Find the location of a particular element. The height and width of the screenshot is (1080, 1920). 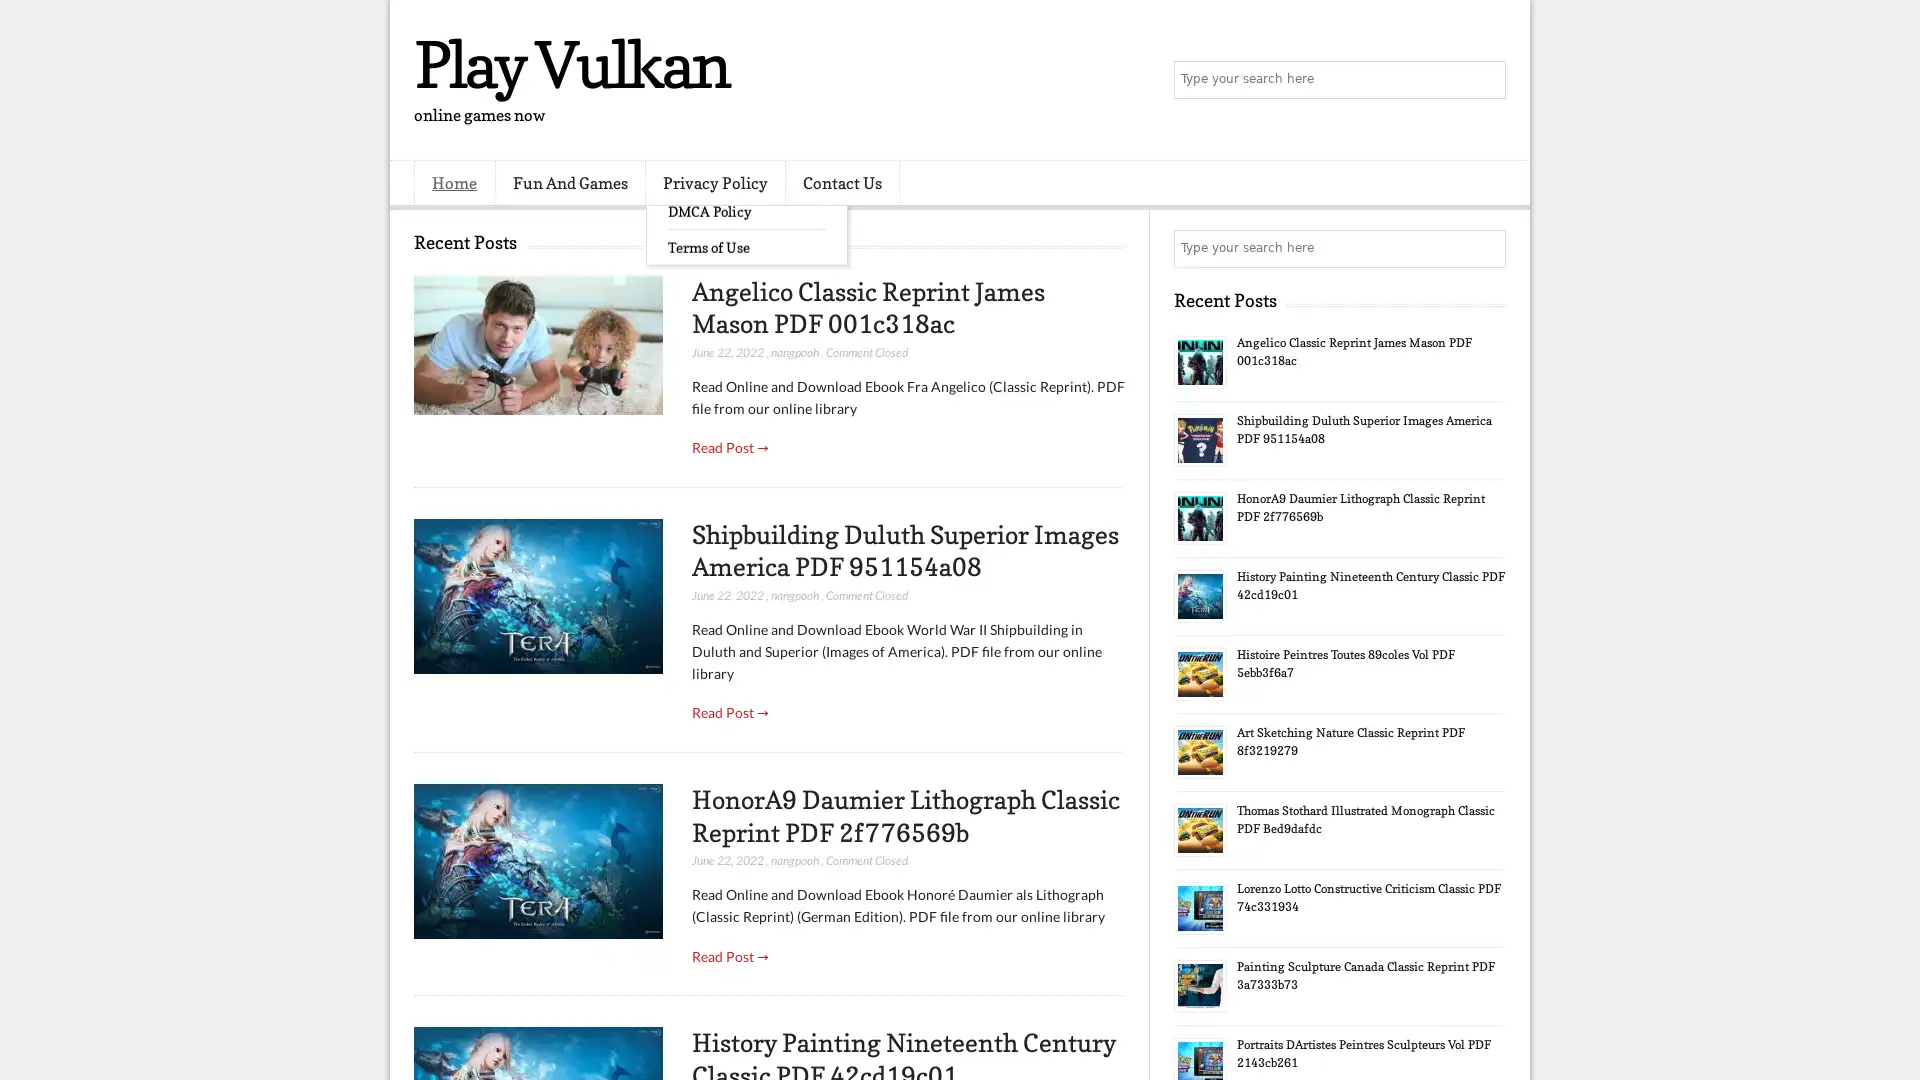

Search is located at coordinates (1485, 248).